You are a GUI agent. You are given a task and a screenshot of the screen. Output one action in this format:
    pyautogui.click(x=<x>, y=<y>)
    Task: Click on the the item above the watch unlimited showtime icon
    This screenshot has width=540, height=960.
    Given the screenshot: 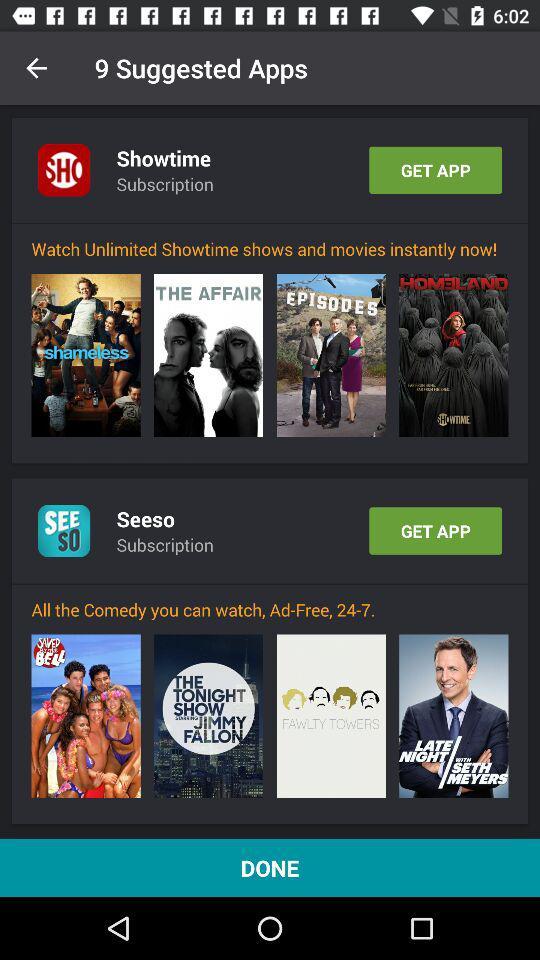 What is the action you would take?
    pyautogui.click(x=270, y=223)
    